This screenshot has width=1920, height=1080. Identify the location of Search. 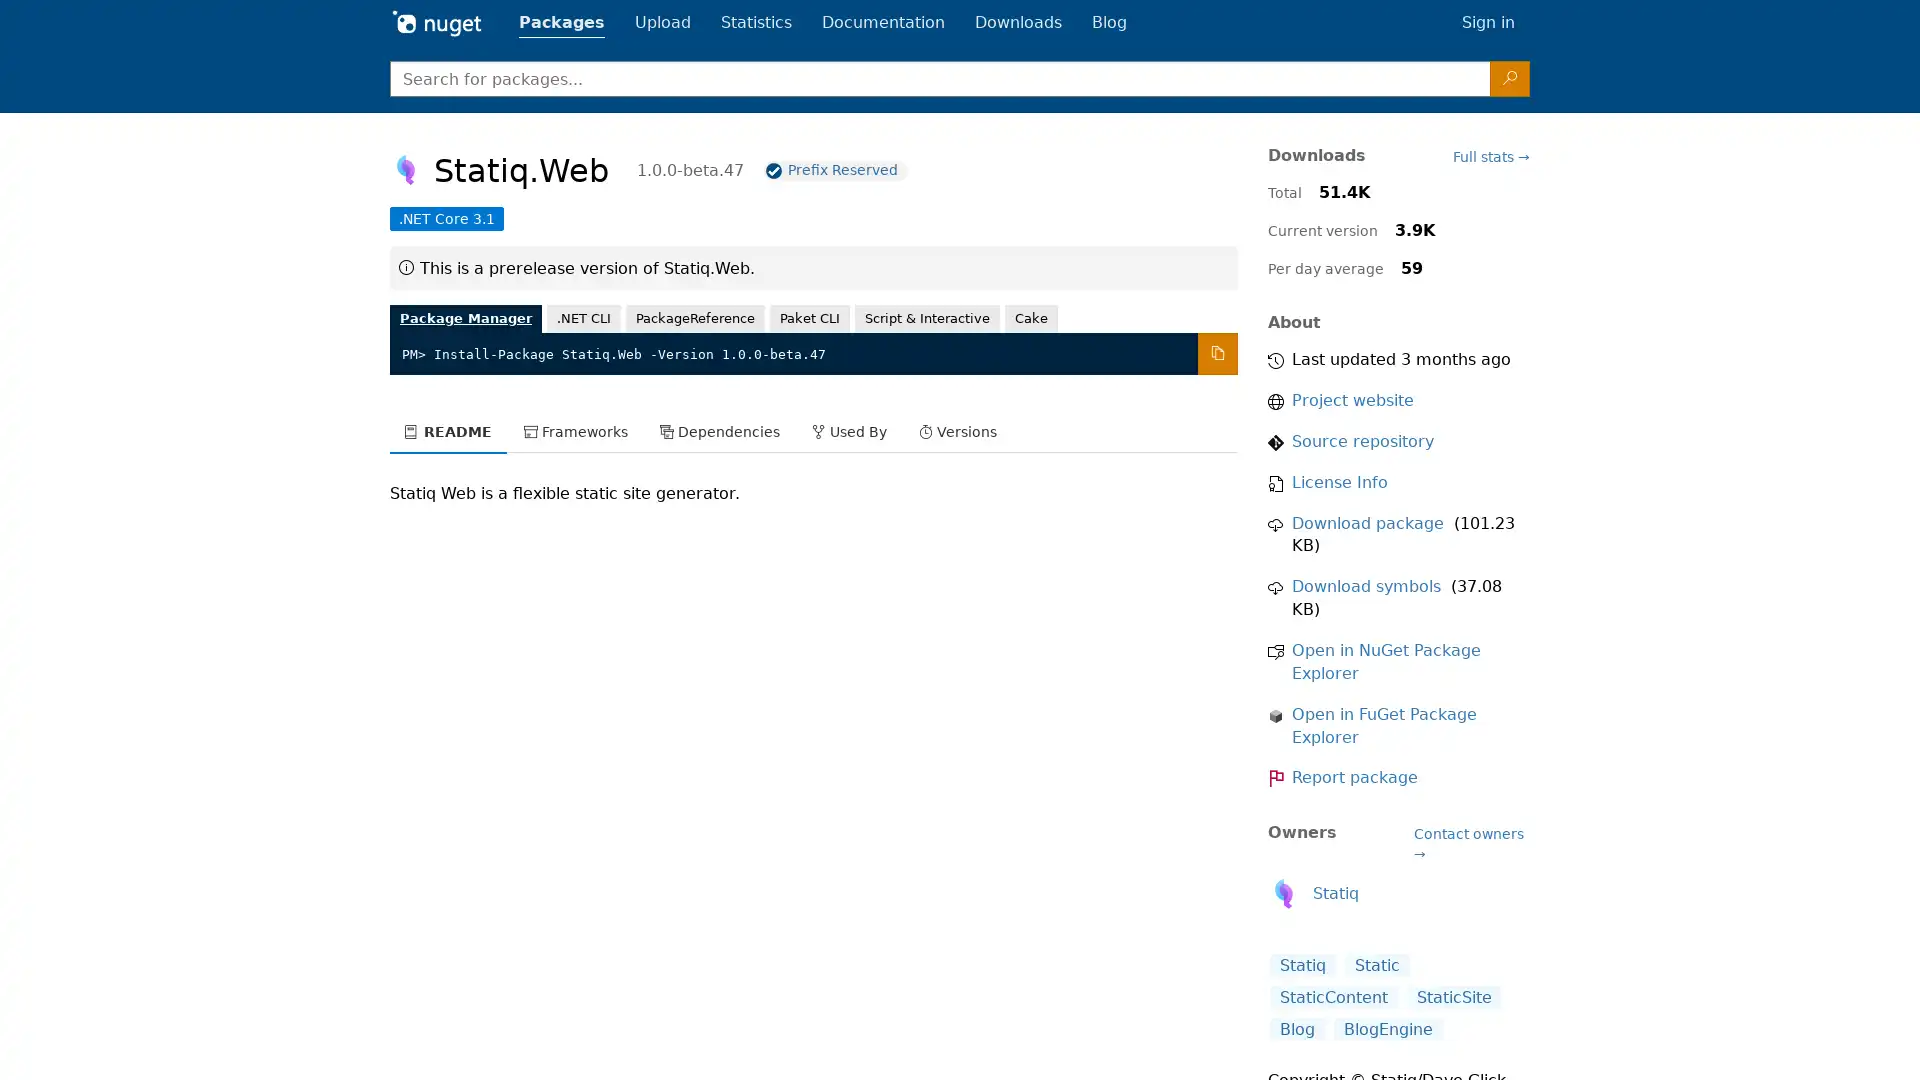
(1510, 77).